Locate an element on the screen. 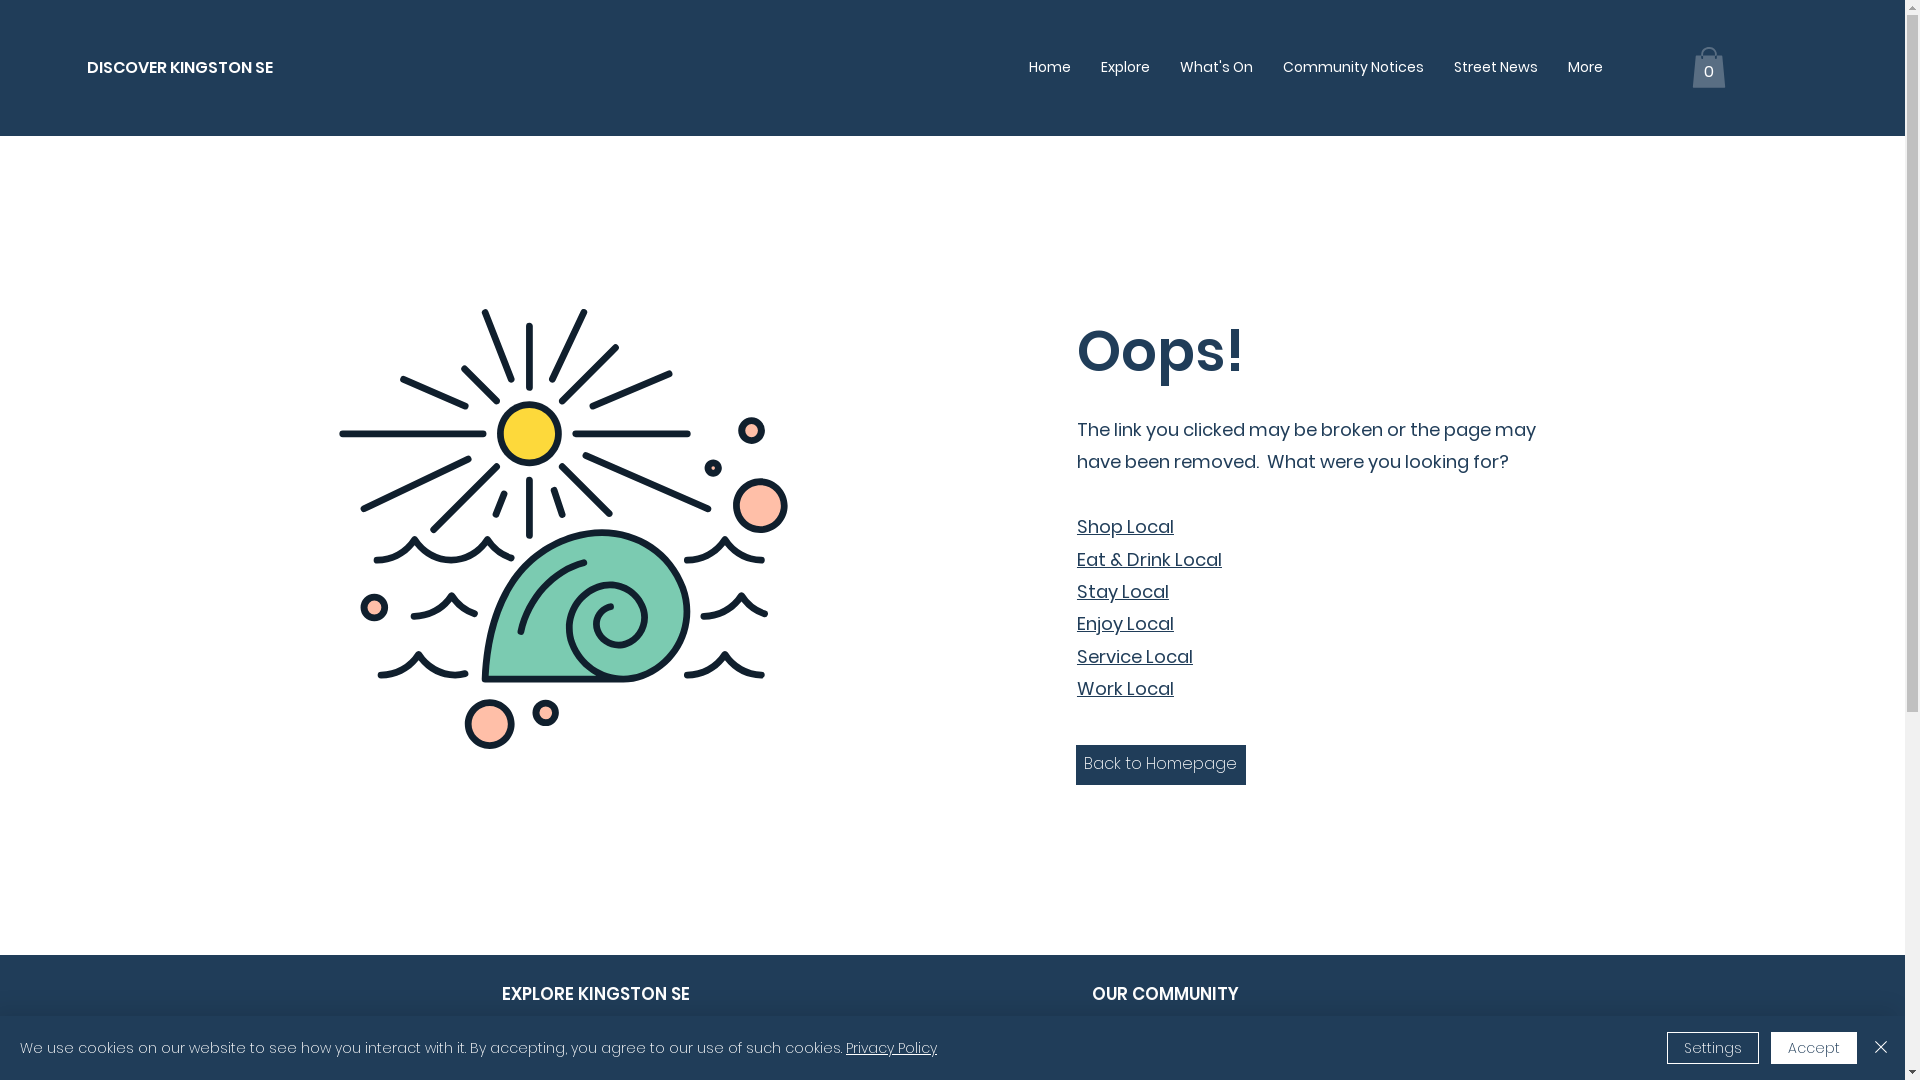  'Service Local' is located at coordinates (1075, 656).